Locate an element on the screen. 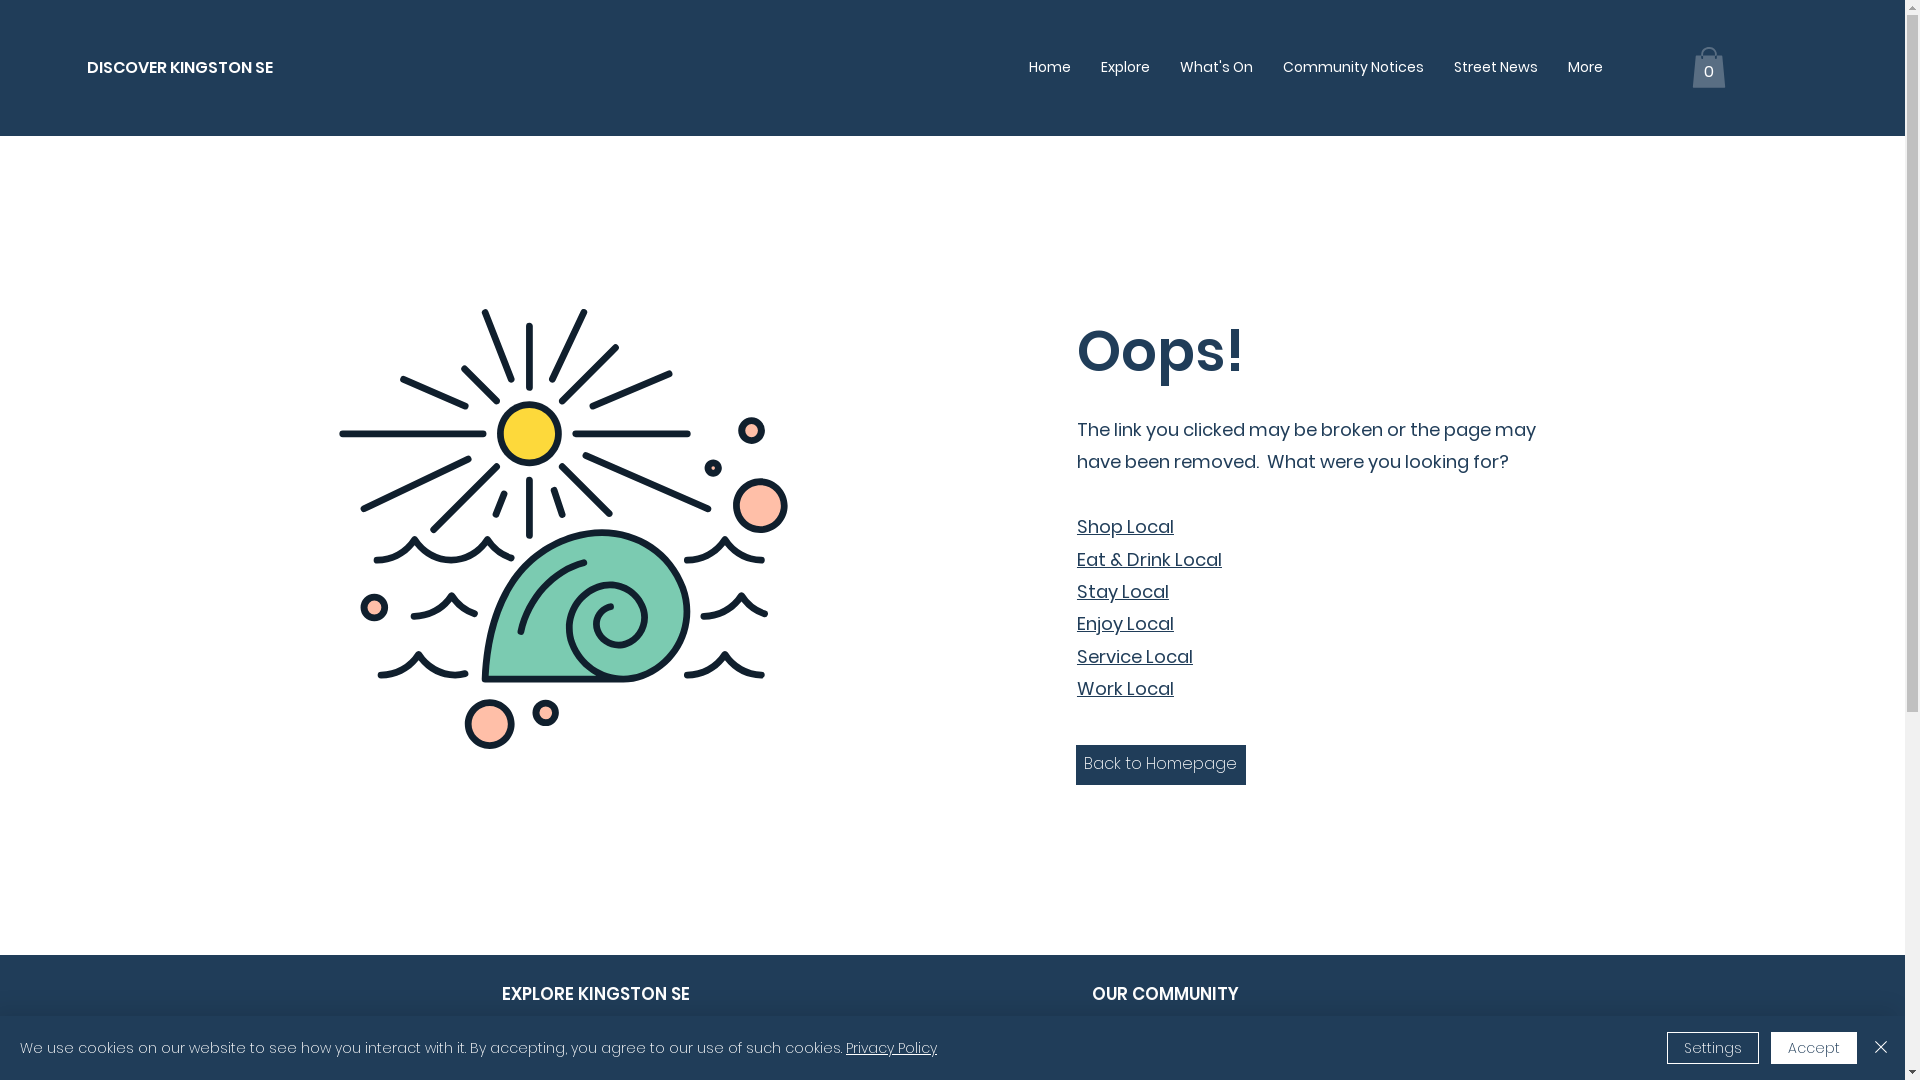  'Service Local' is located at coordinates (1075, 656).